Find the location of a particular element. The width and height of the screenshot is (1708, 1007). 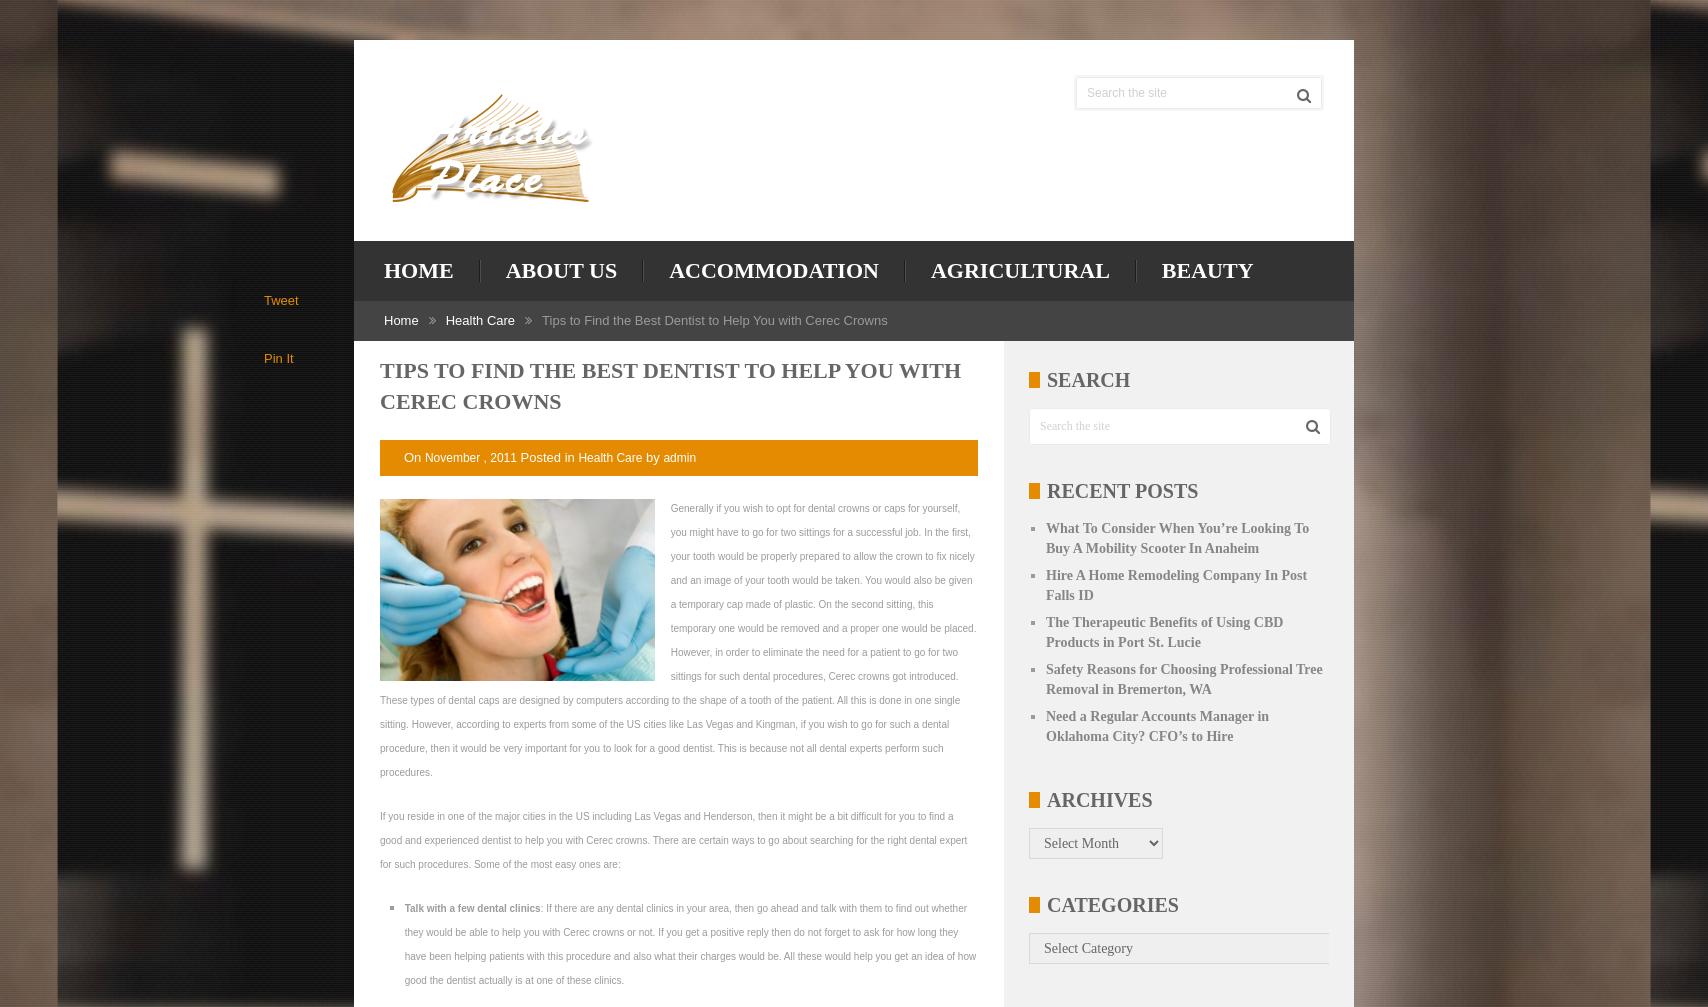

'On' is located at coordinates (413, 456).